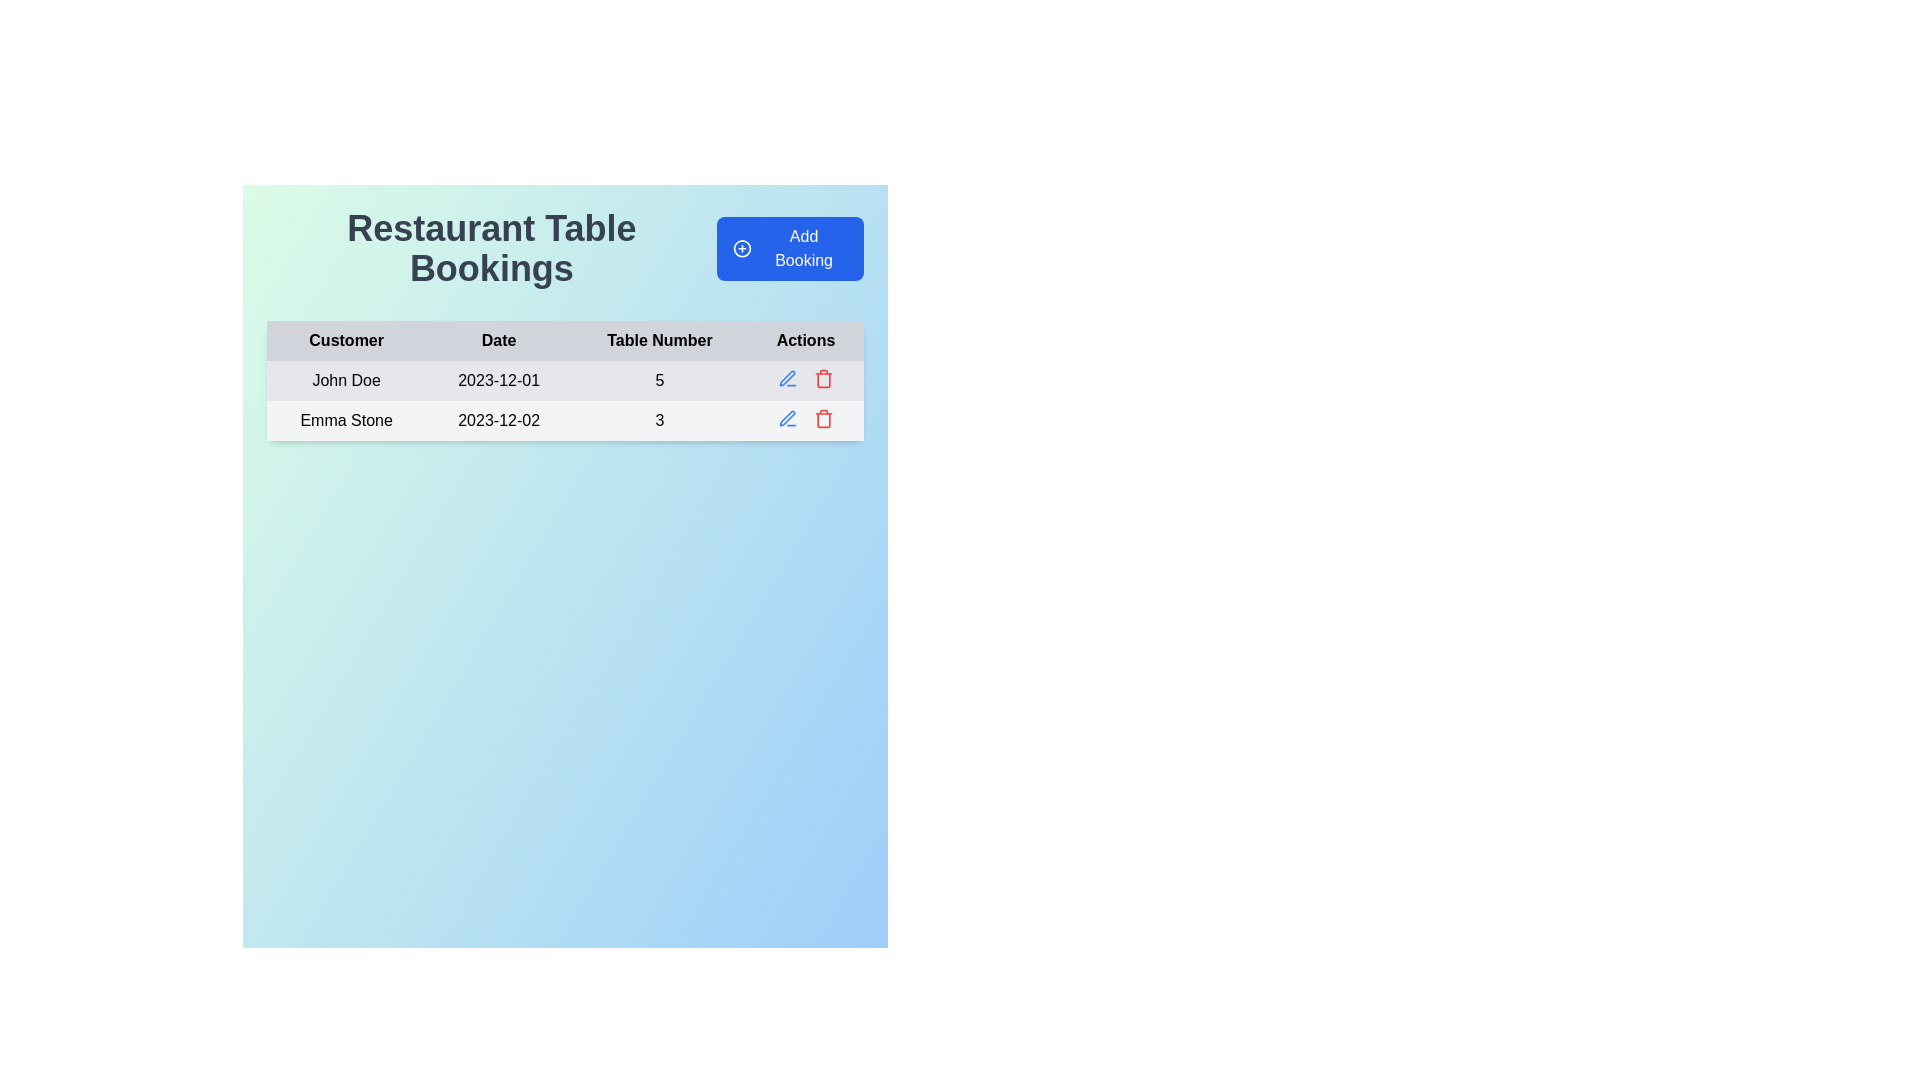 Image resolution: width=1920 pixels, height=1080 pixels. I want to click on the text label displaying 'John Doe' in the 'Customer' column of the table, located in the first row, so click(346, 381).